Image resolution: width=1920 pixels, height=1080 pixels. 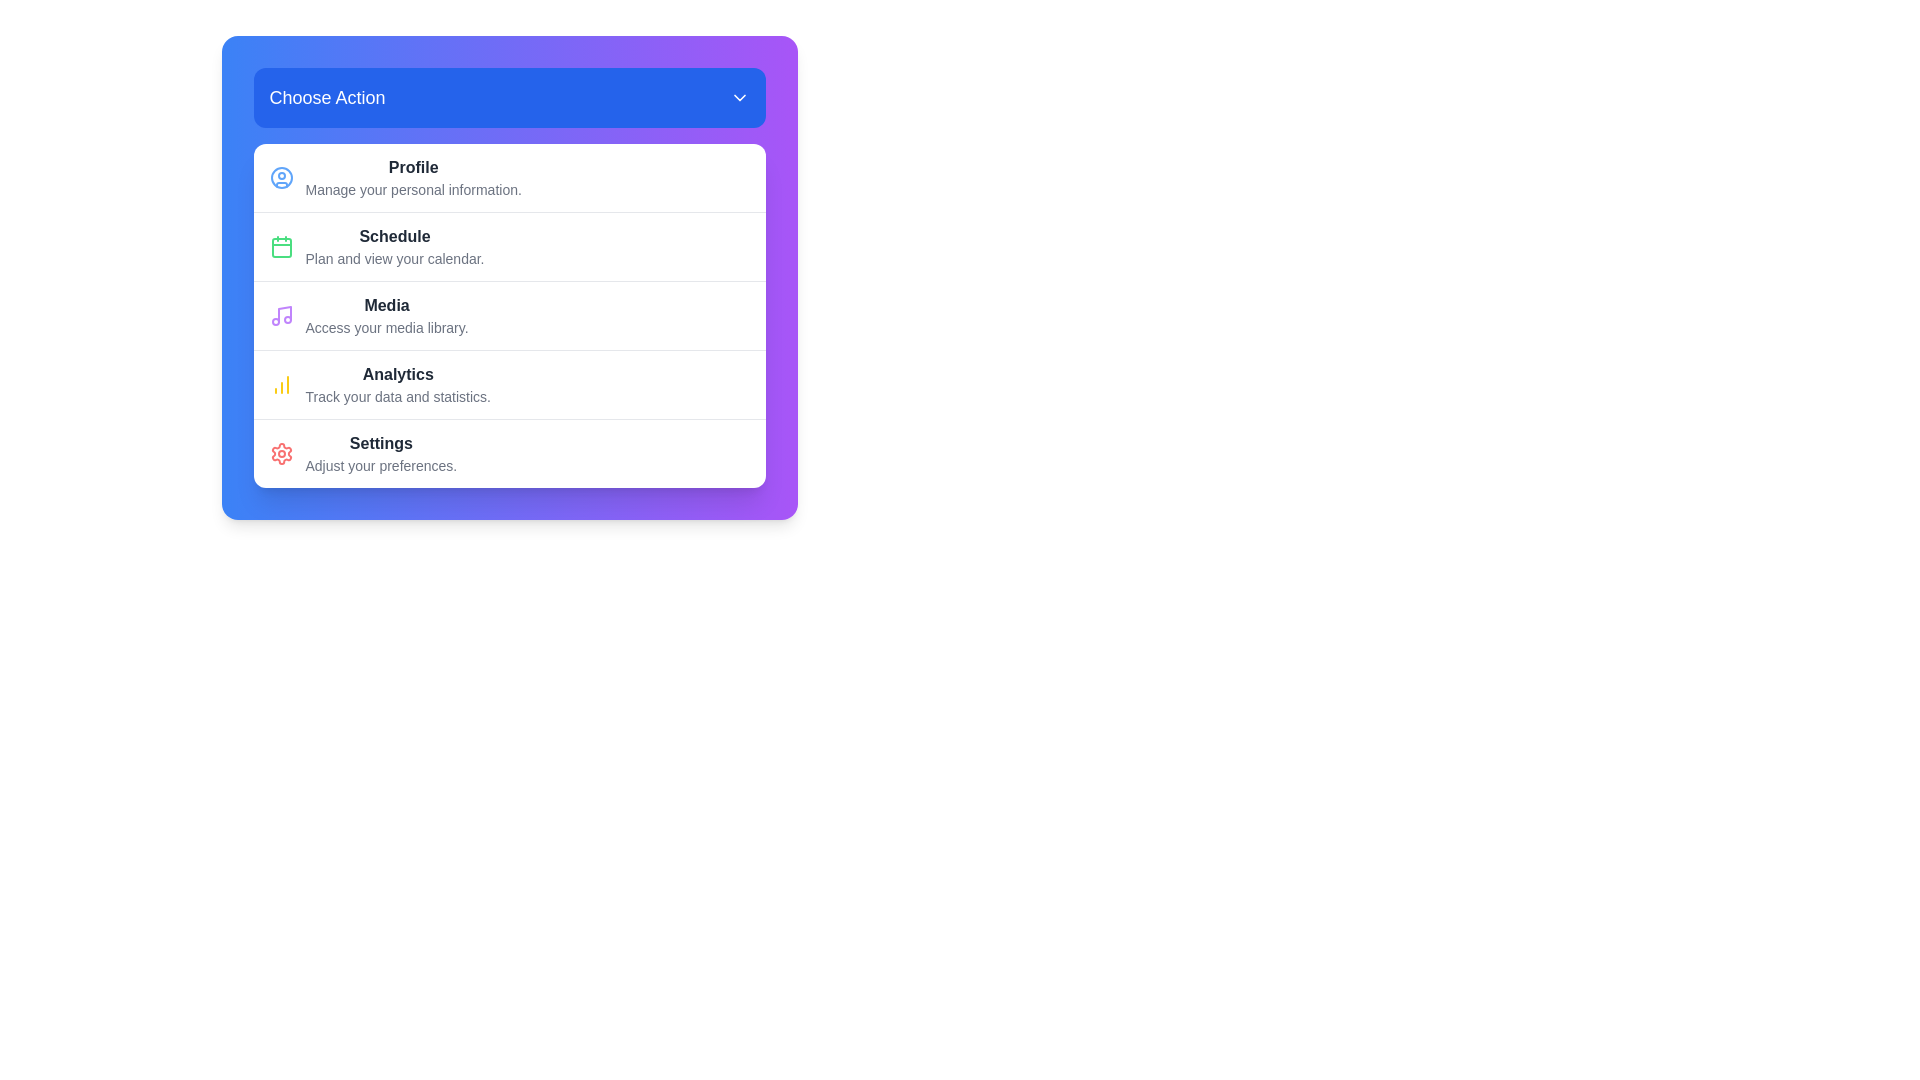 What do you see at coordinates (280, 245) in the screenshot?
I see `the calendar icon located on the second row under 'Choose Action', to the left of the 'Schedule' label` at bounding box center [280, 245].